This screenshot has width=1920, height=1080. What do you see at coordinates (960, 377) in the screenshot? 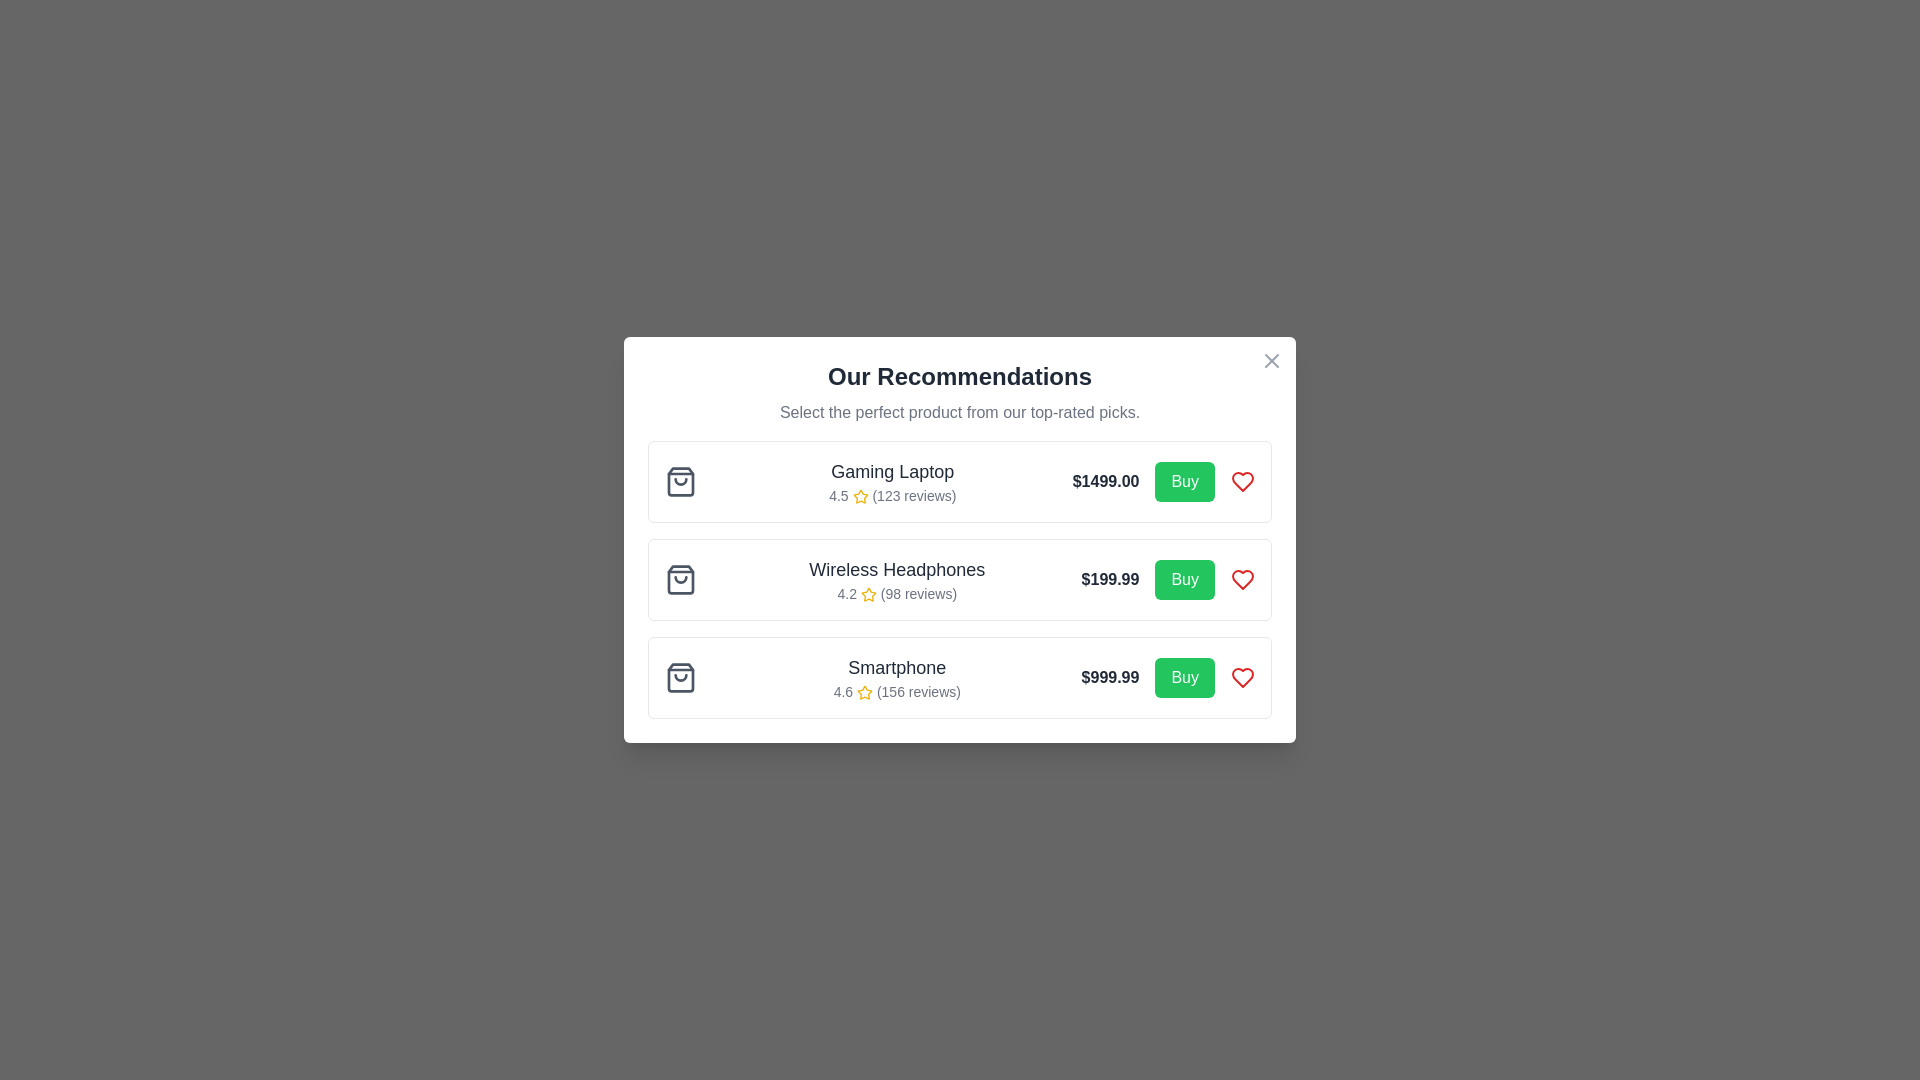
I see `the bold text label displaying 'Our Recommendations', which is styled prominently as the title of the section` at bounding box center [960, 377].